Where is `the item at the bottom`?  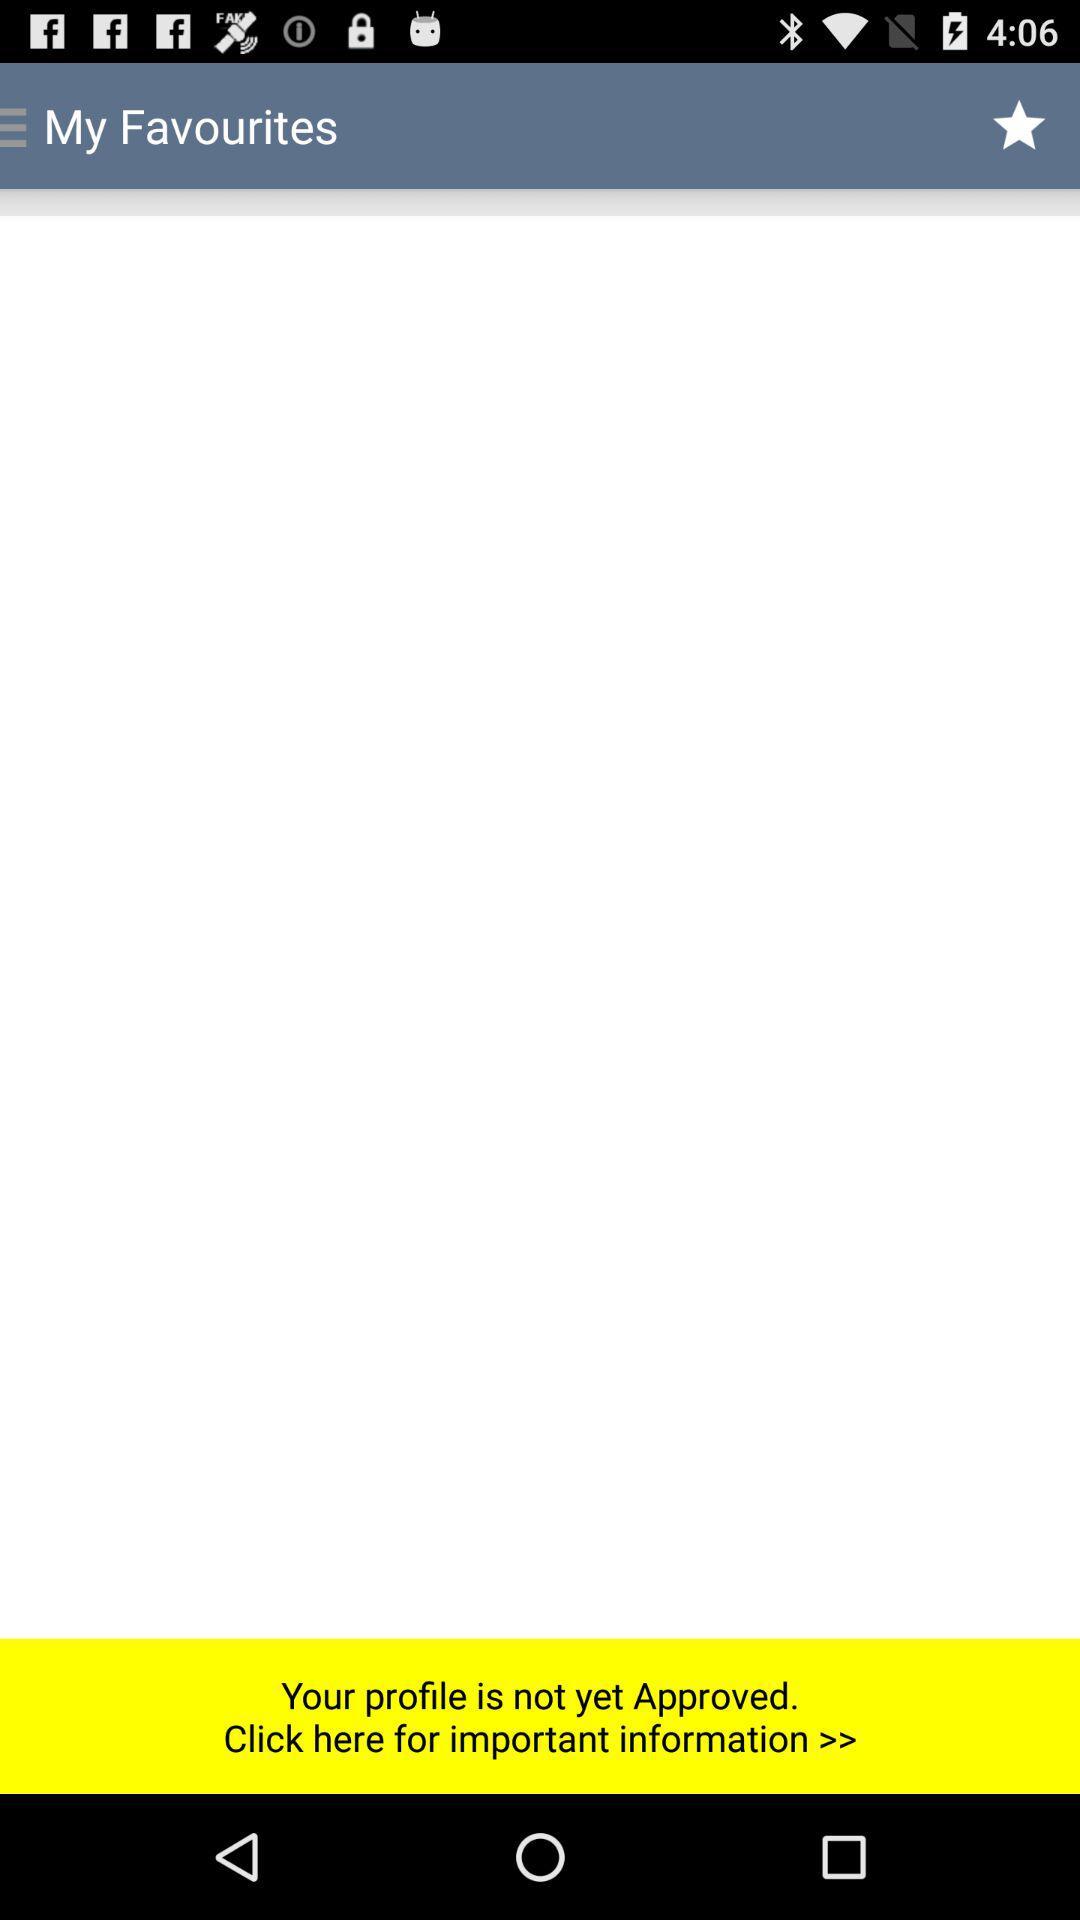
the item at the bottom is located at coordinates (540, 1715).